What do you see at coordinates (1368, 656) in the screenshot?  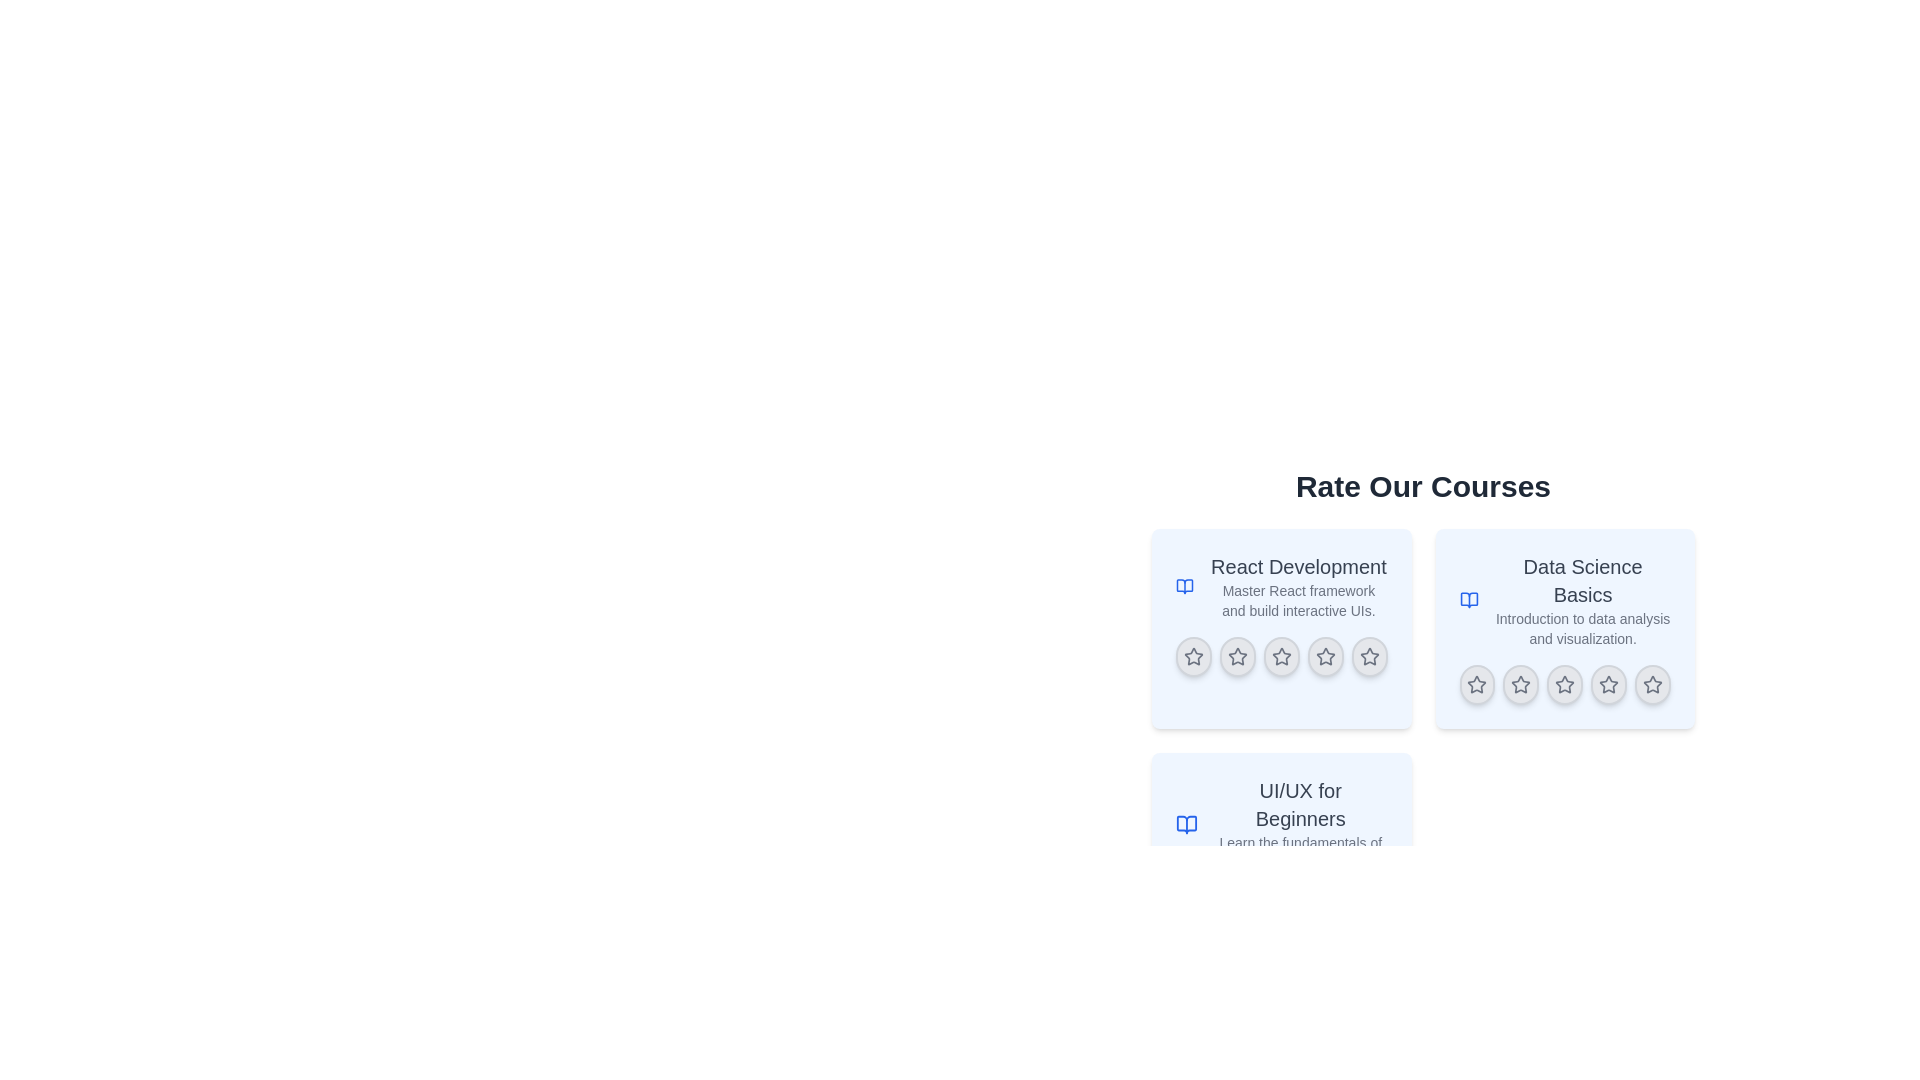 I see `the fifth star icon in the React Development course rating system for visual feedback` at bounding box center [1368, 656].